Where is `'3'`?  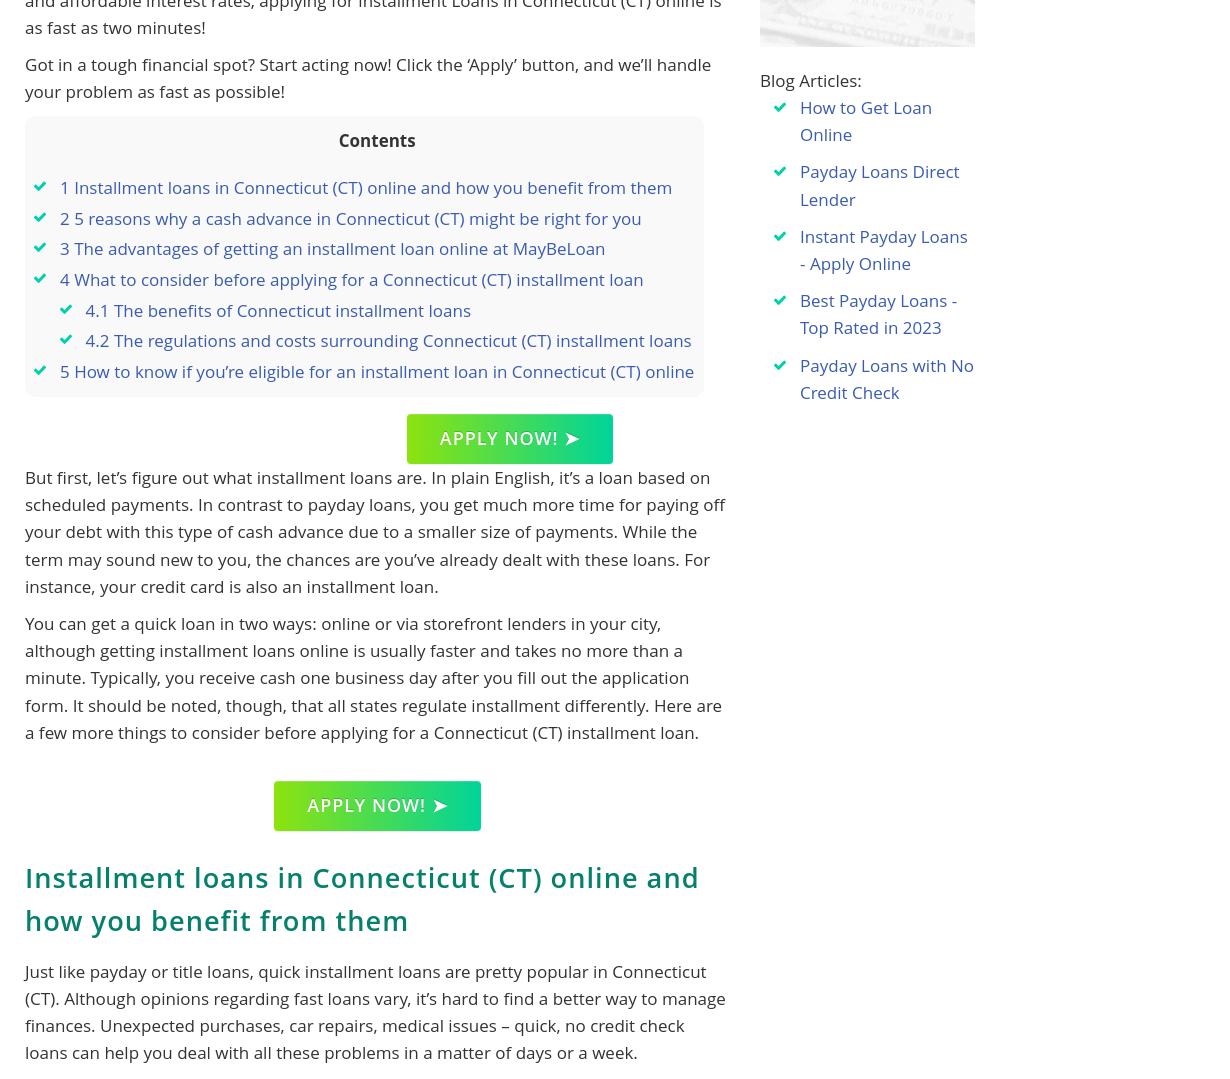 '3' is located at coordinates (64, 247).